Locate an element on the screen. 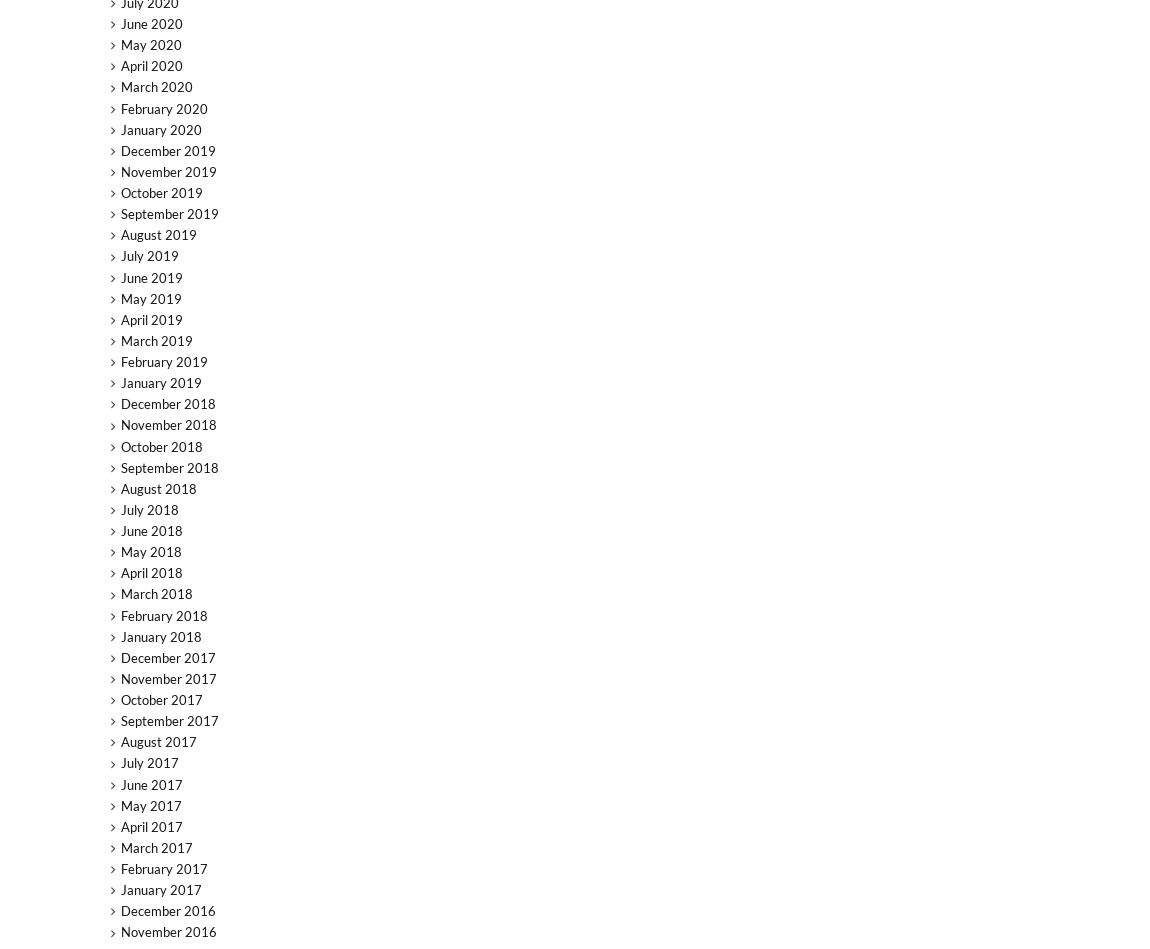 The height and width of the screenshot is (949, 1150). 'February 2020' is located at coordinates (162, 107).